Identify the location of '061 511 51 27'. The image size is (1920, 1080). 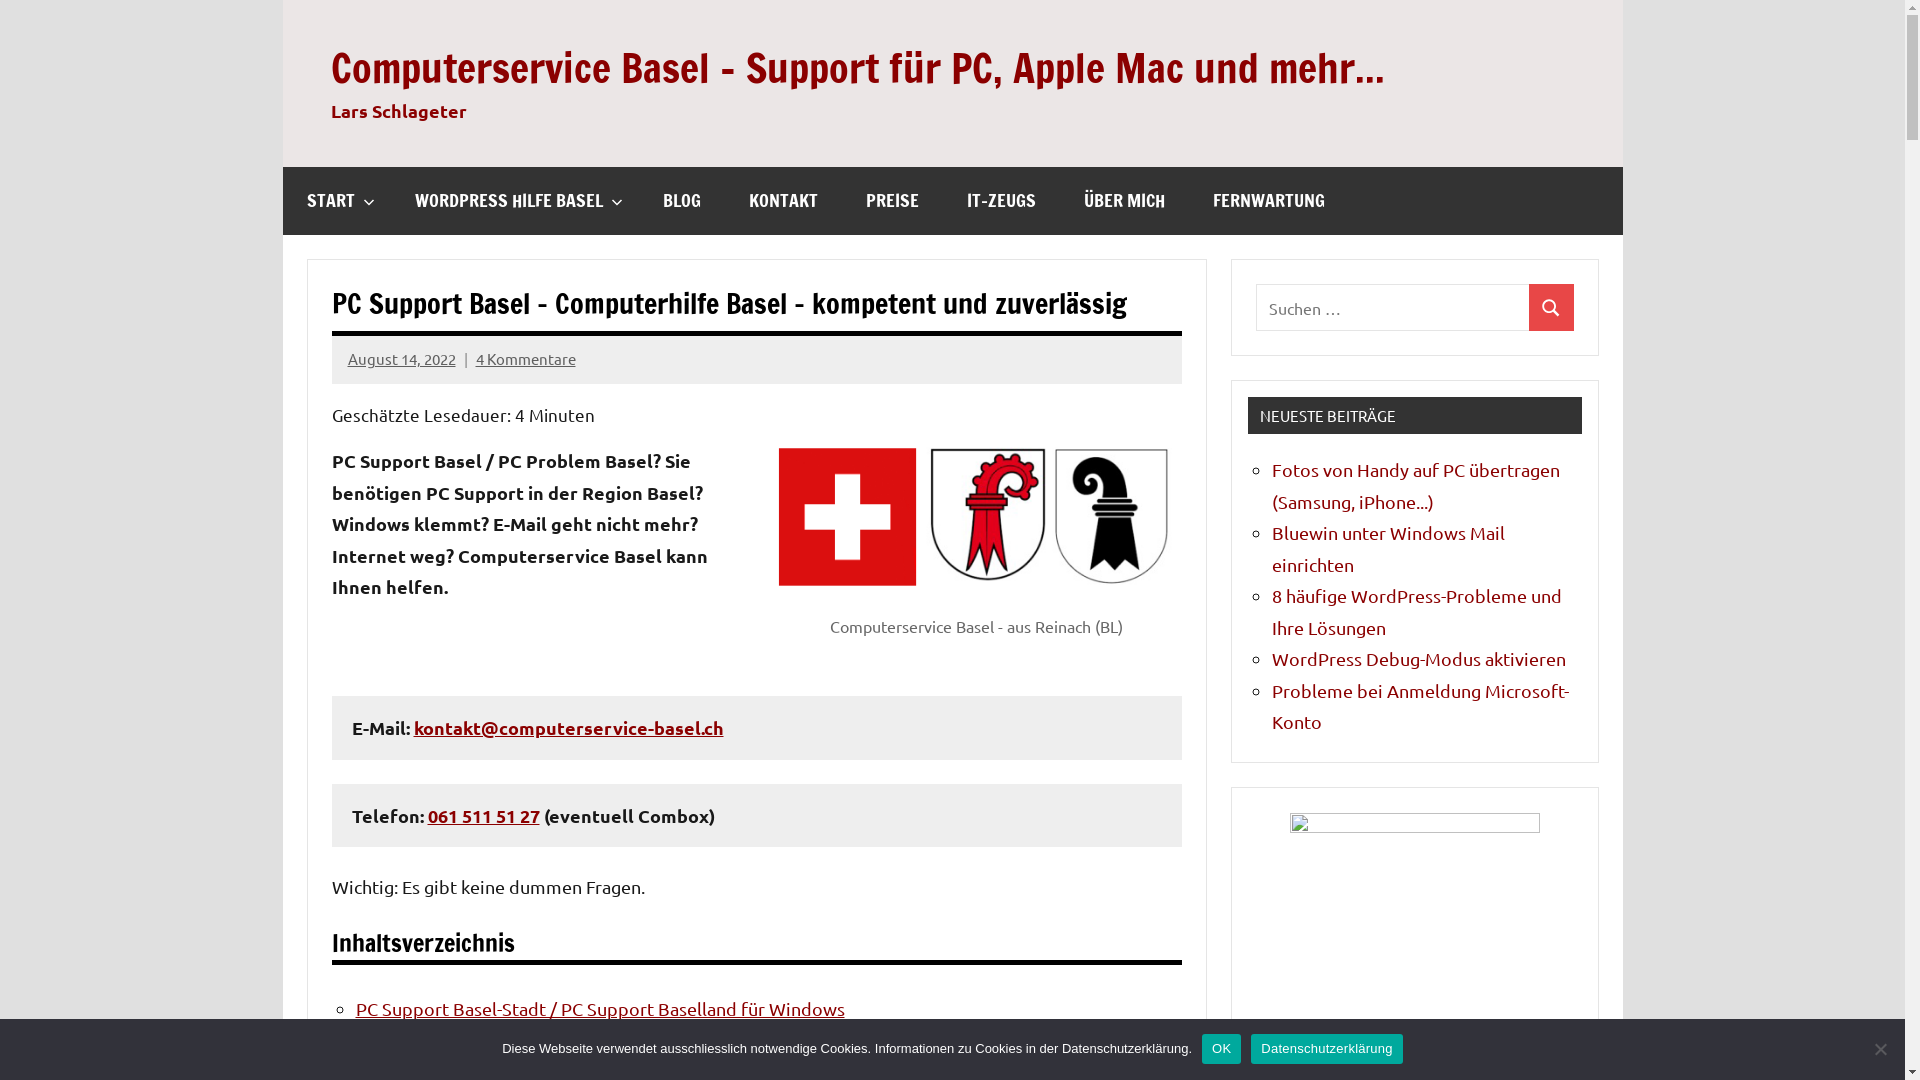
(484, 815).